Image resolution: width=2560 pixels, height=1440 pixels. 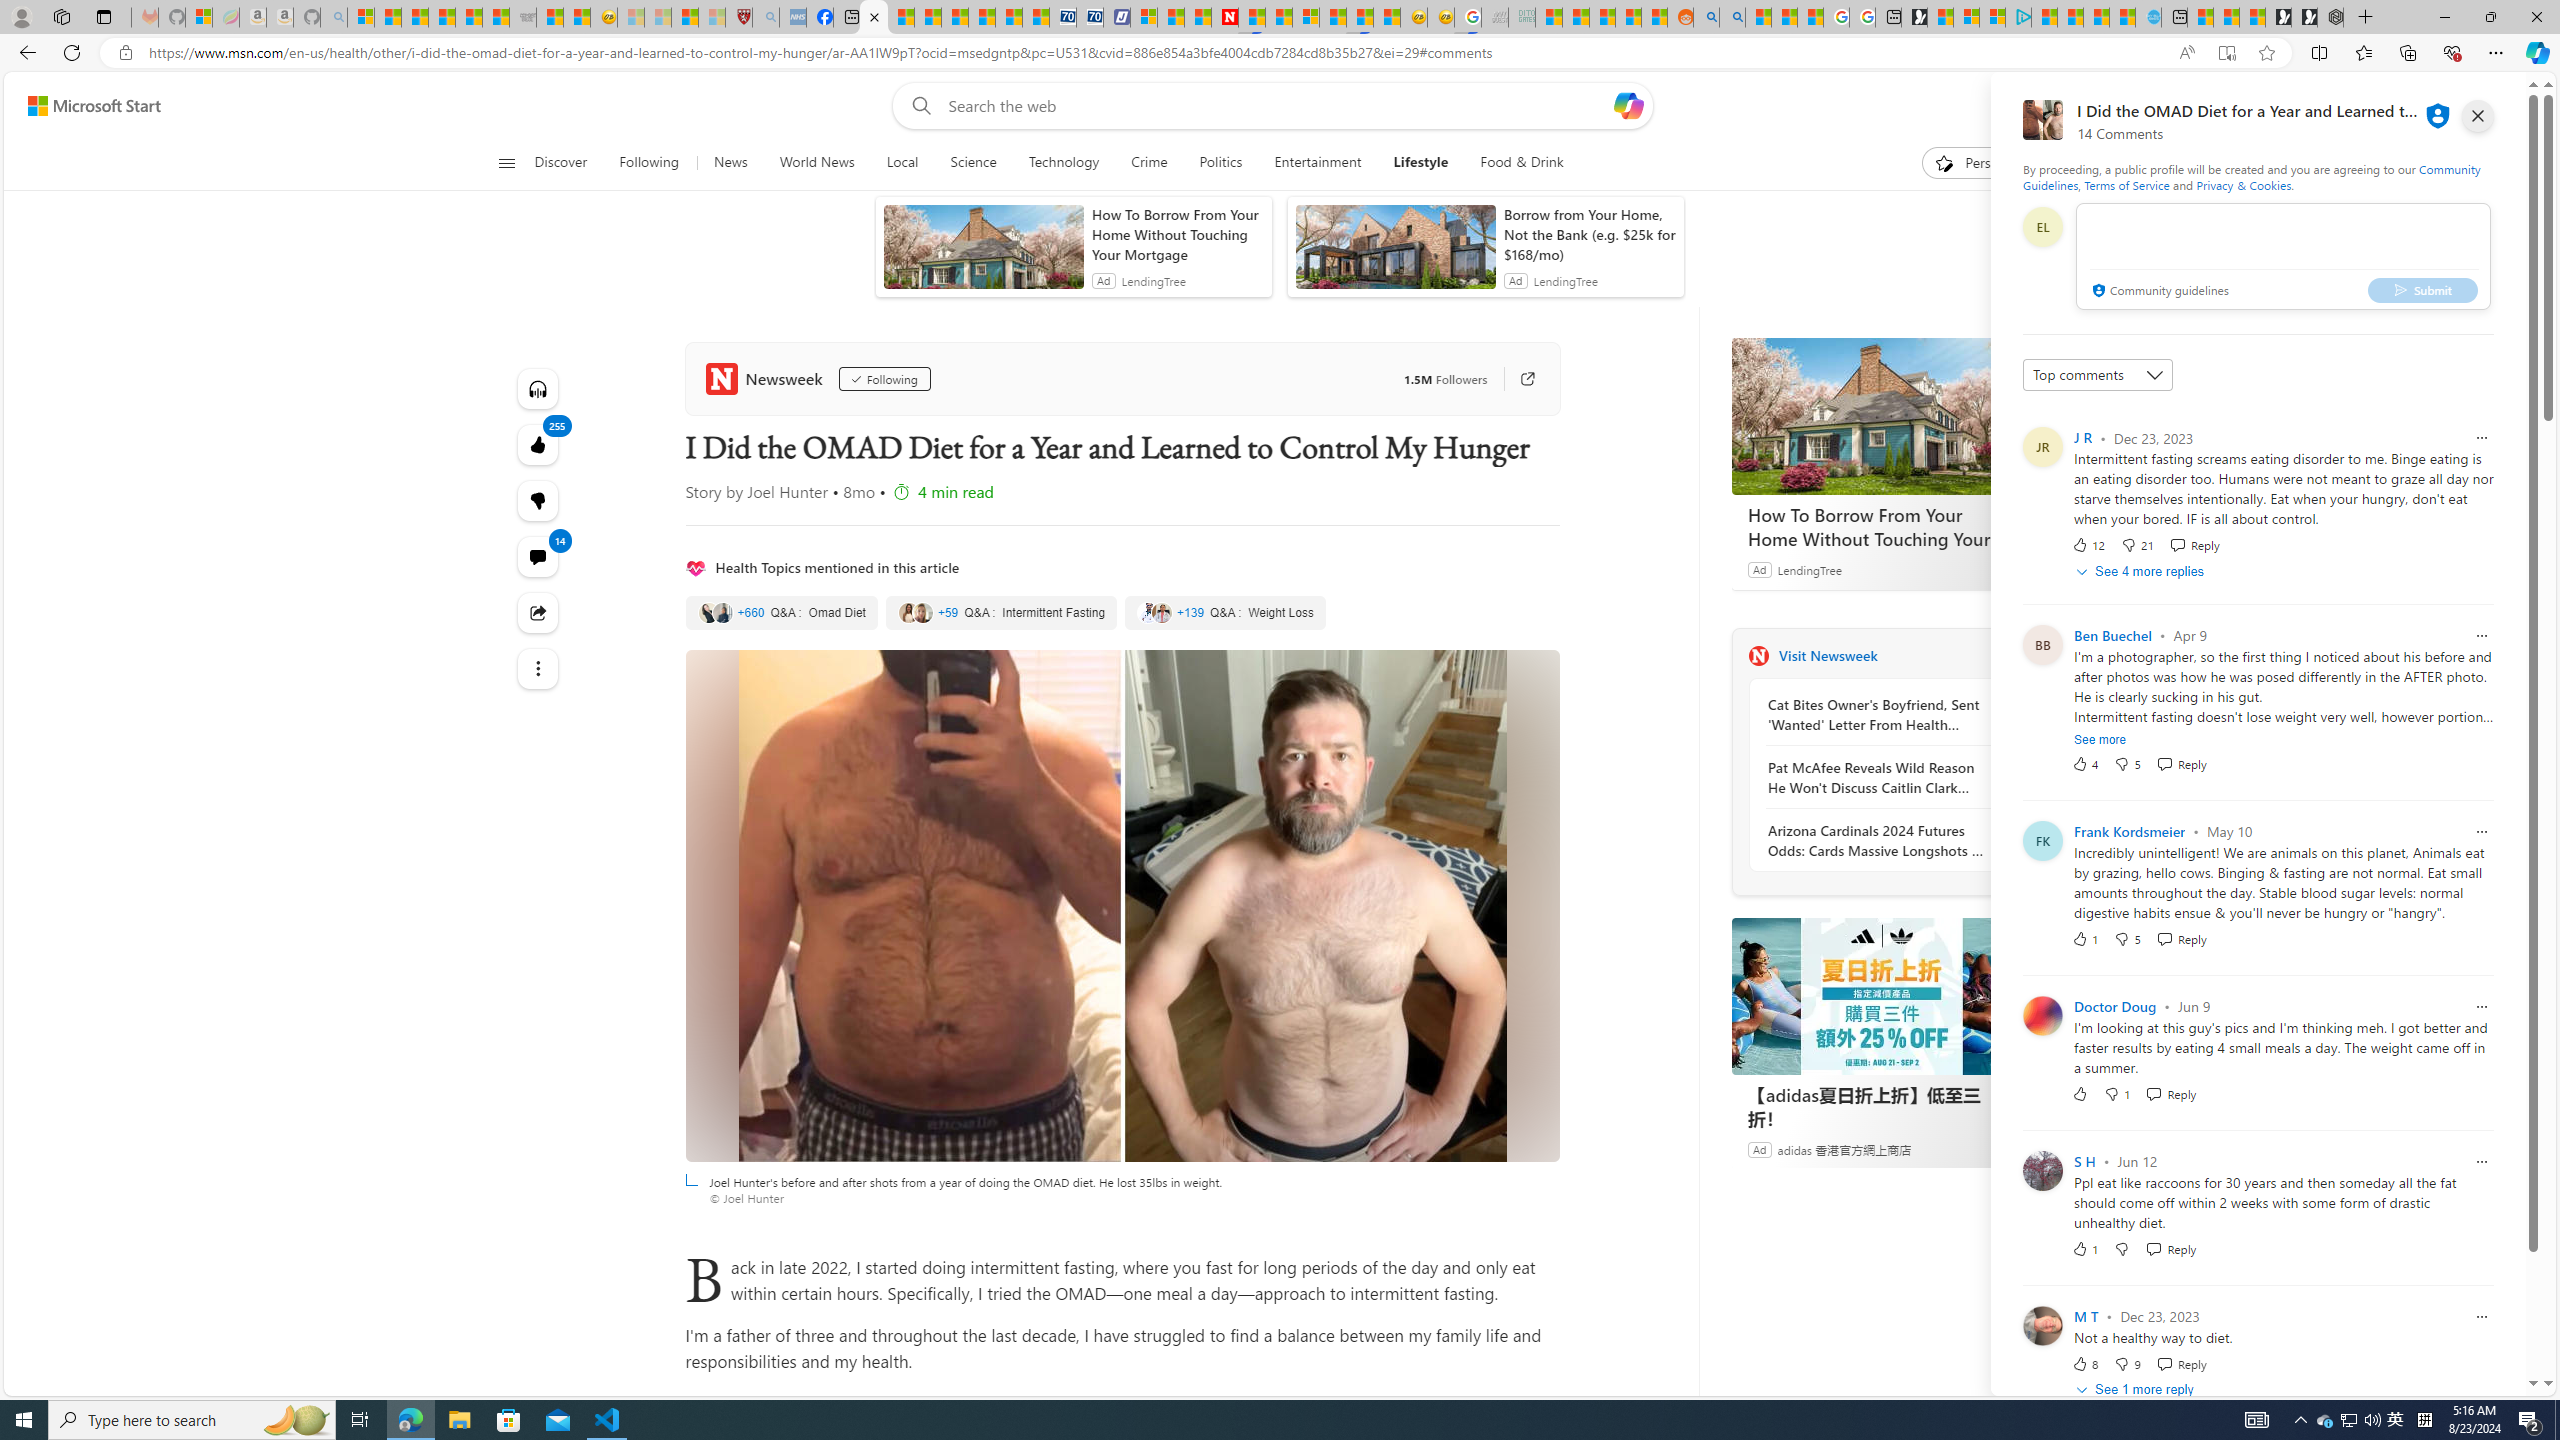 I want to click on 'New Report Confirms 2023 Was Record Hot | Watch', so click(x=468, y=16).